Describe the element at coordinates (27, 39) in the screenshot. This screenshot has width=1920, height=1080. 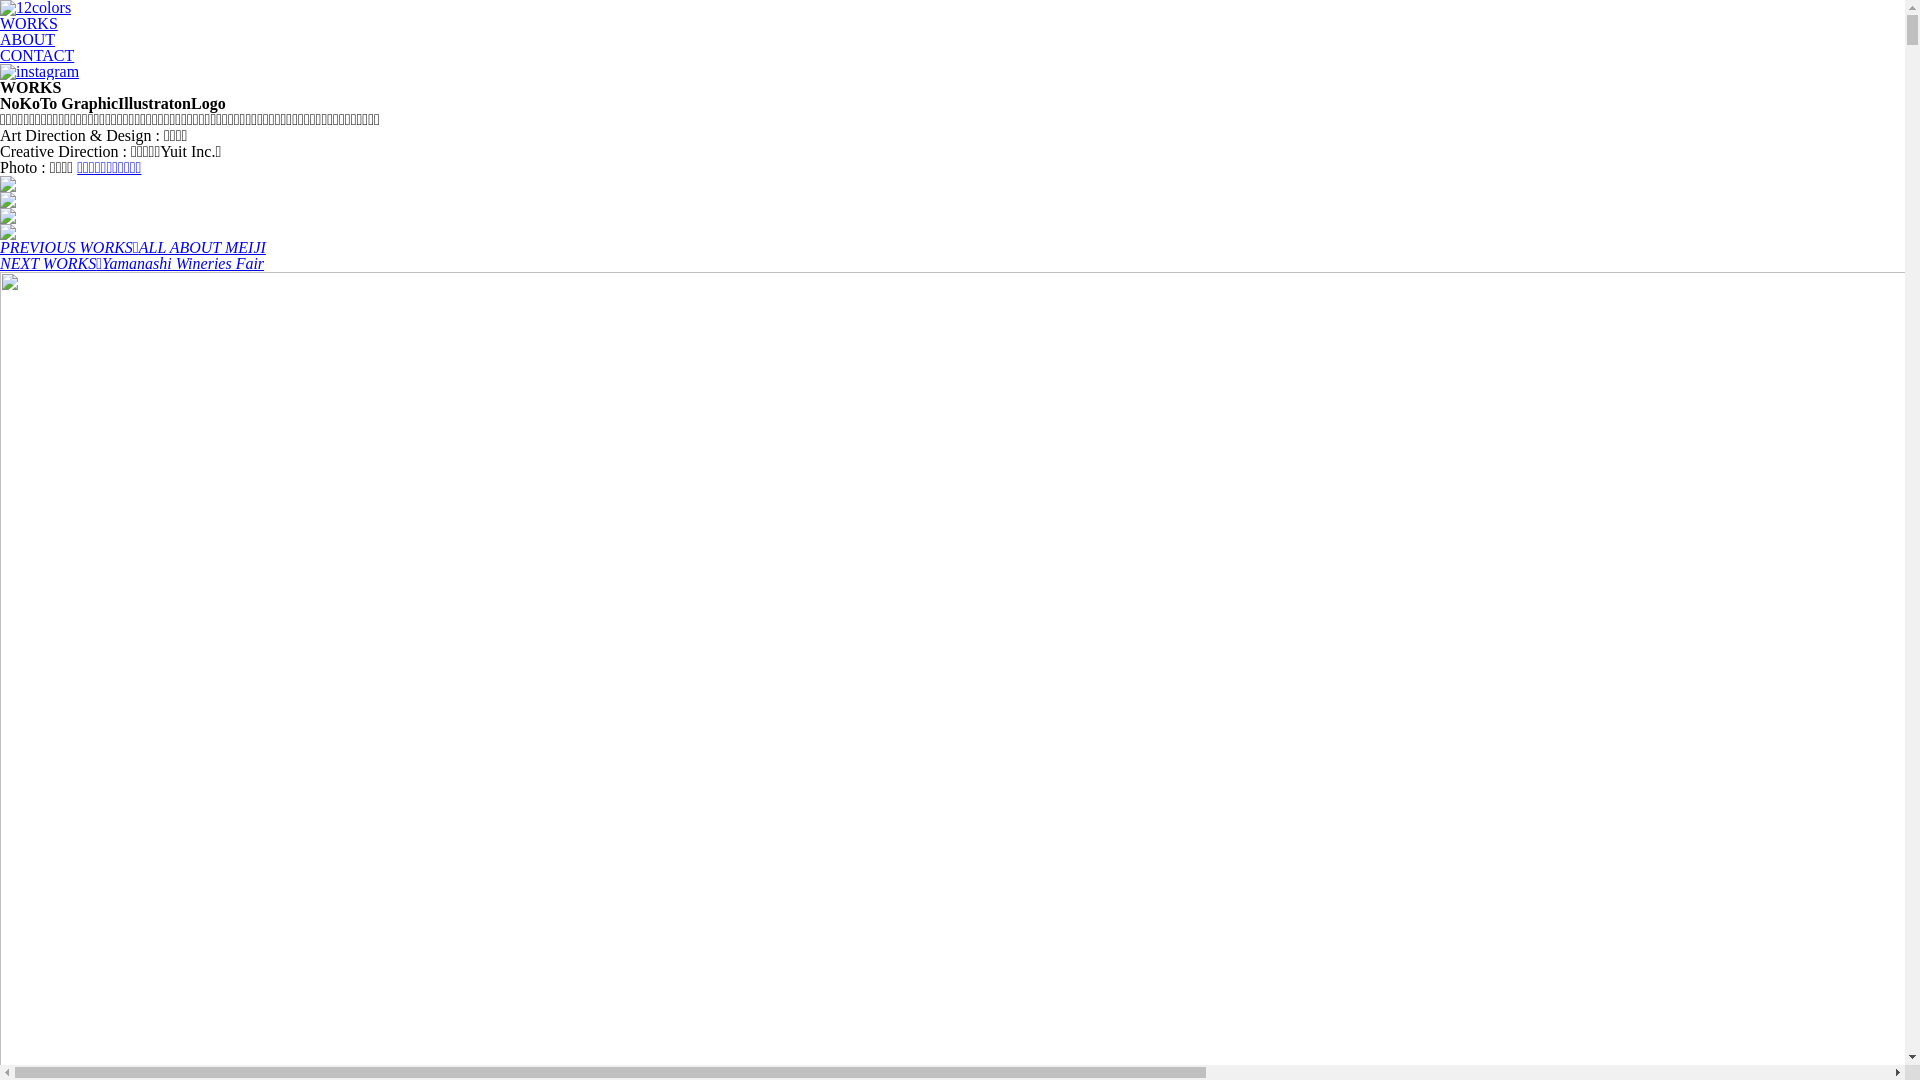
I see `'ABOUT'` at that location.